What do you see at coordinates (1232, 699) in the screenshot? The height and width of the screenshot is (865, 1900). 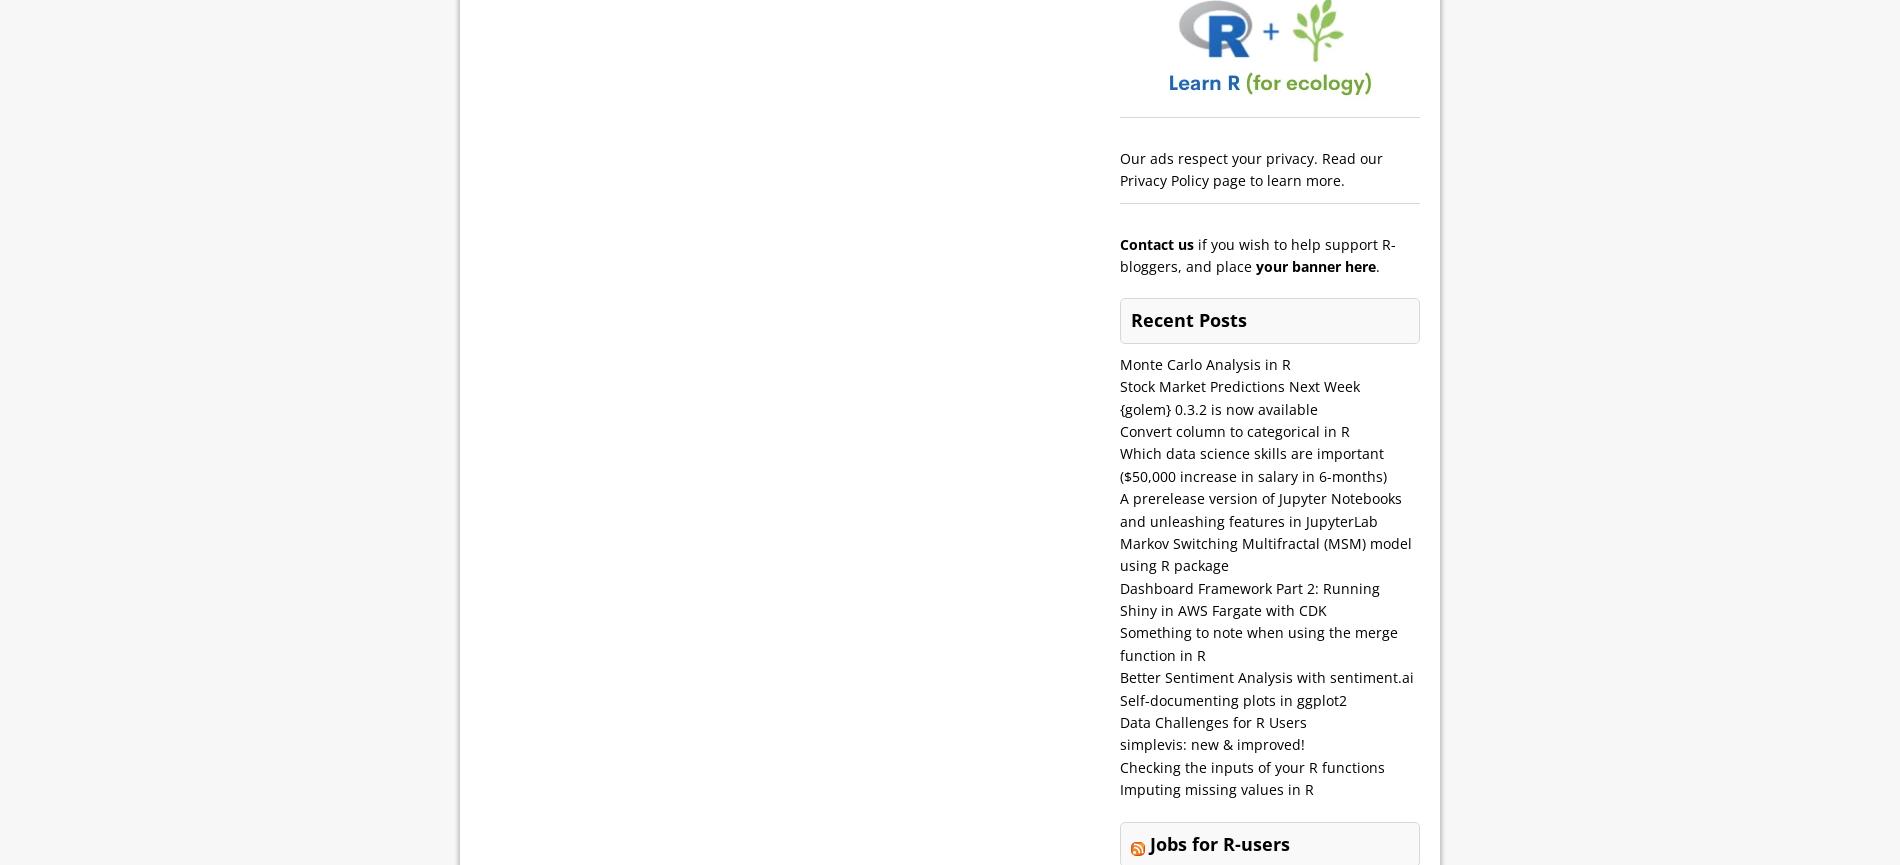 I see `'Self-documenting plots in ggplot2'` at bounding box center [1232, 699].